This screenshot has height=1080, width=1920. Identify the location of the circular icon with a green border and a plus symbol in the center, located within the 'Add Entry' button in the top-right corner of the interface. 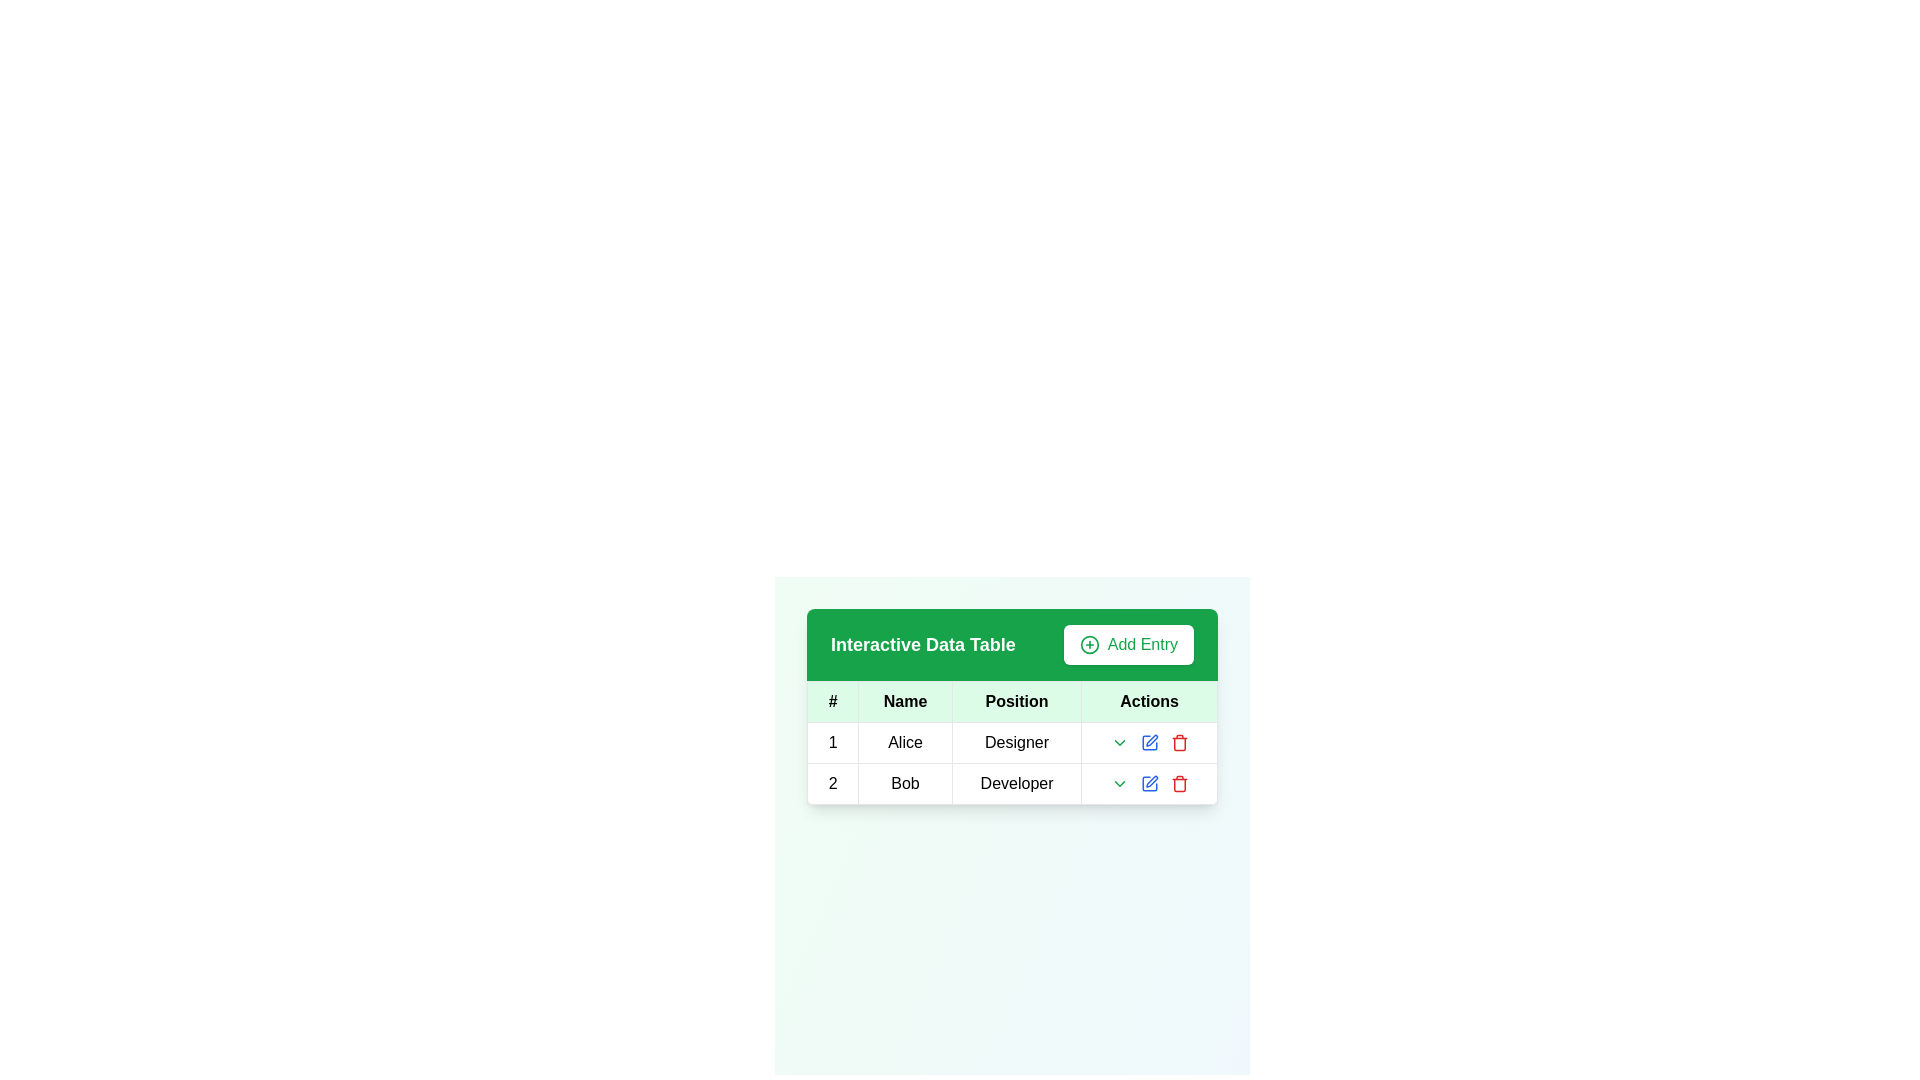
(1088, 644).